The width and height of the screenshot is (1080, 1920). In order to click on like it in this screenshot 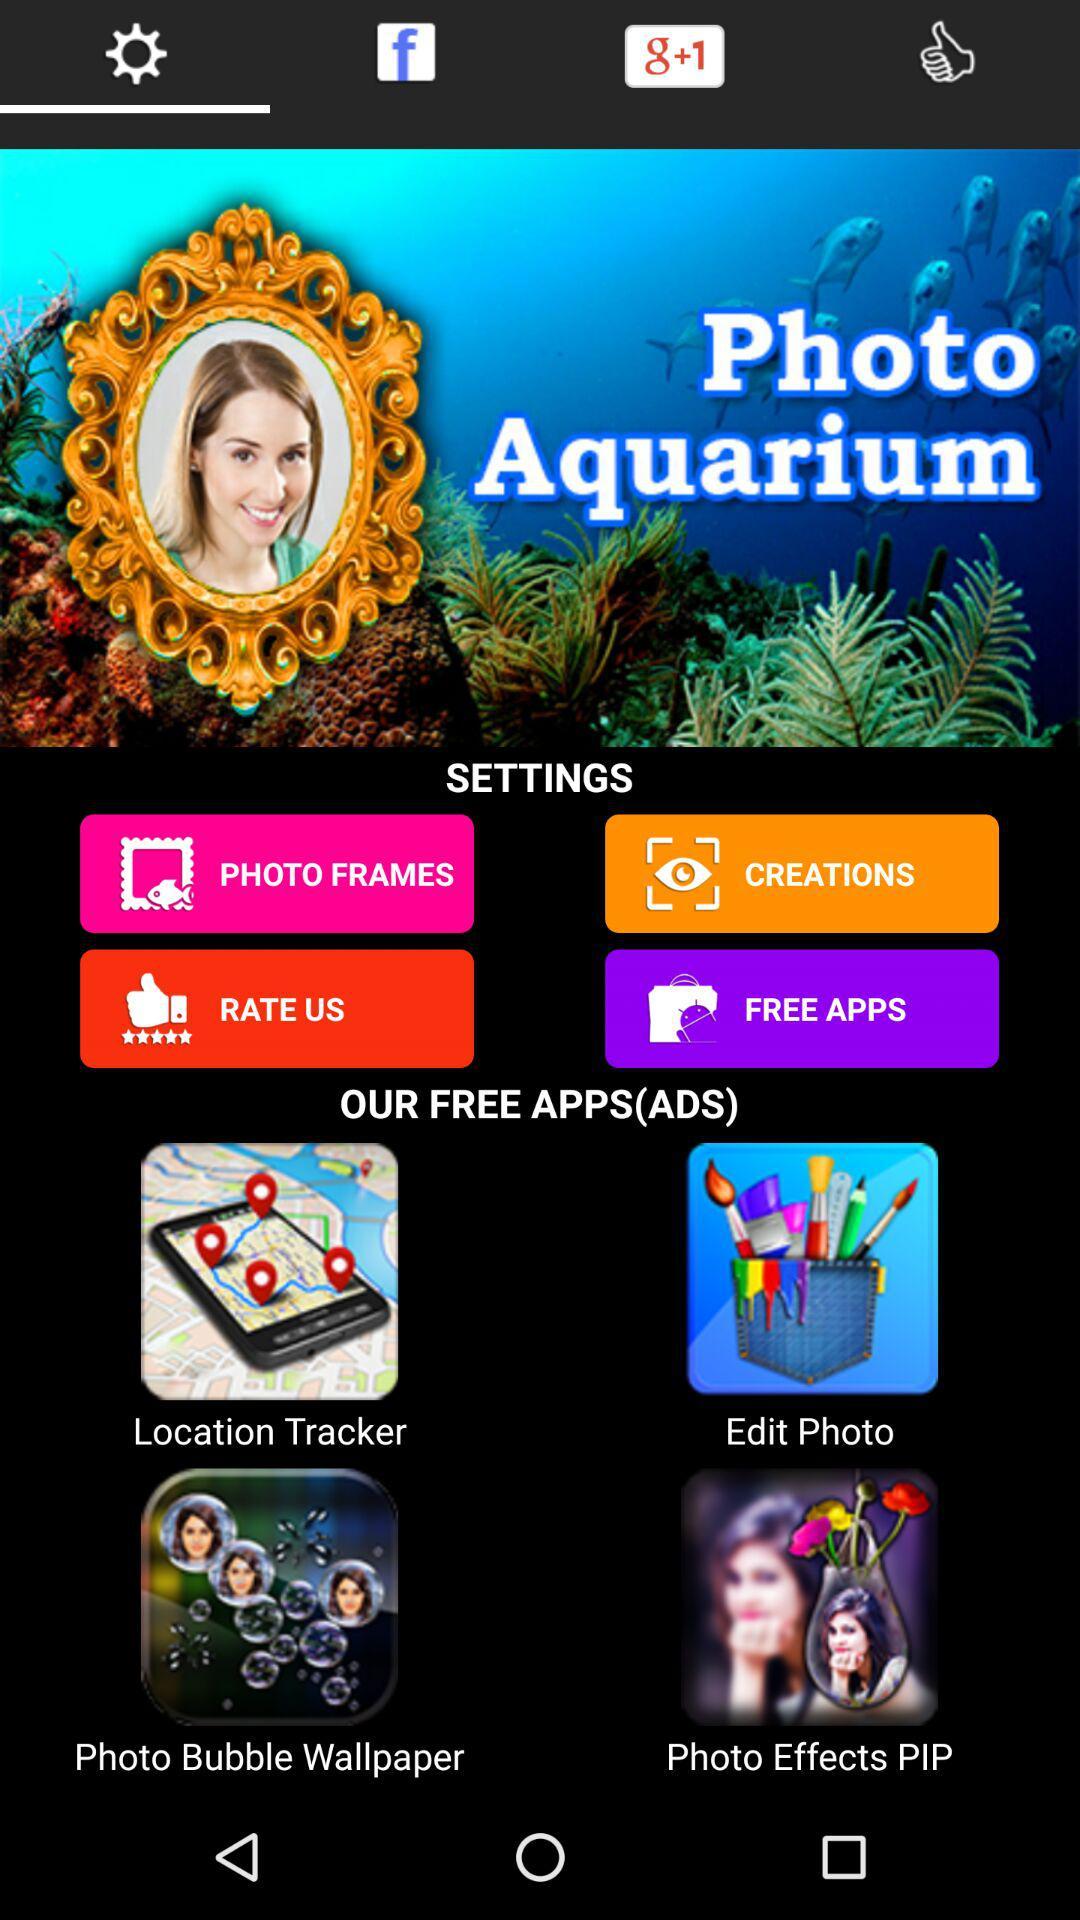, I will do `click(945, 52)`.